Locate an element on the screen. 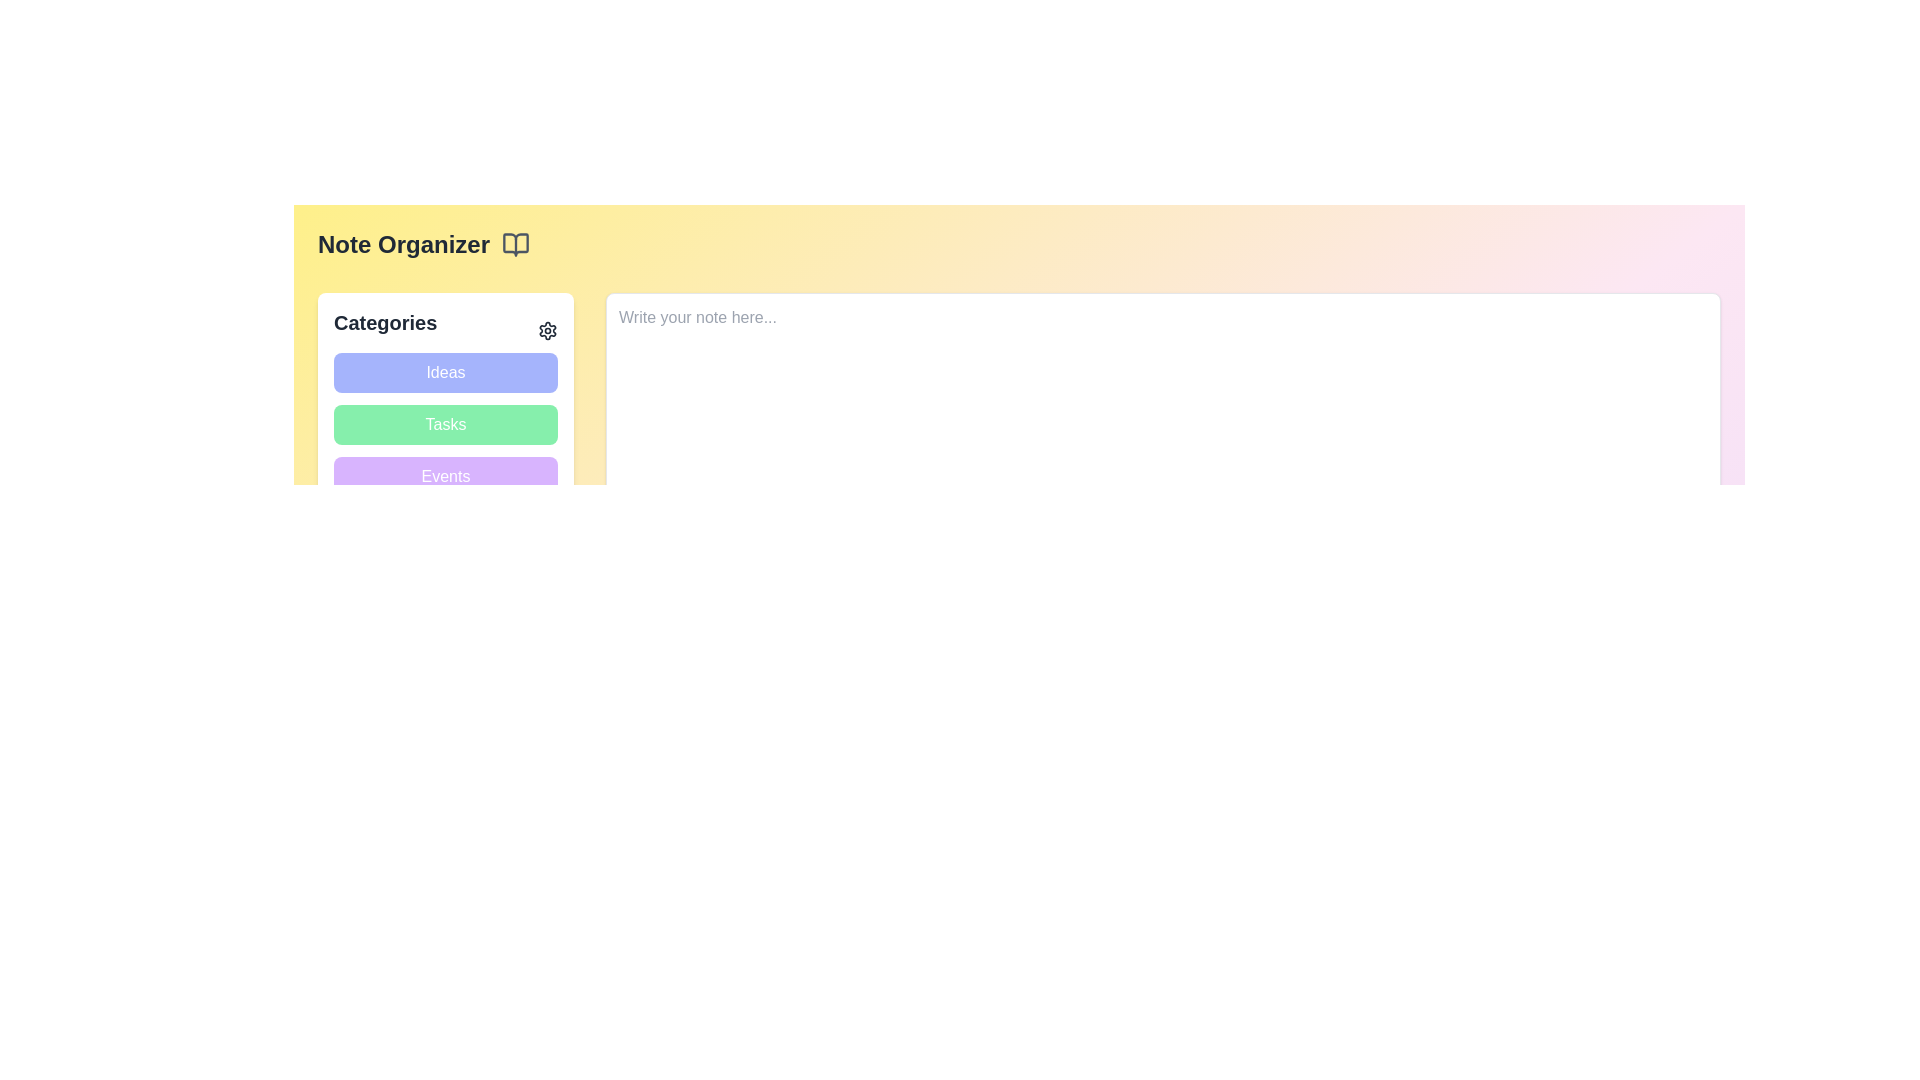  the green 'Tasks' button located in the left sidebar is located at coordinates (445, 423).